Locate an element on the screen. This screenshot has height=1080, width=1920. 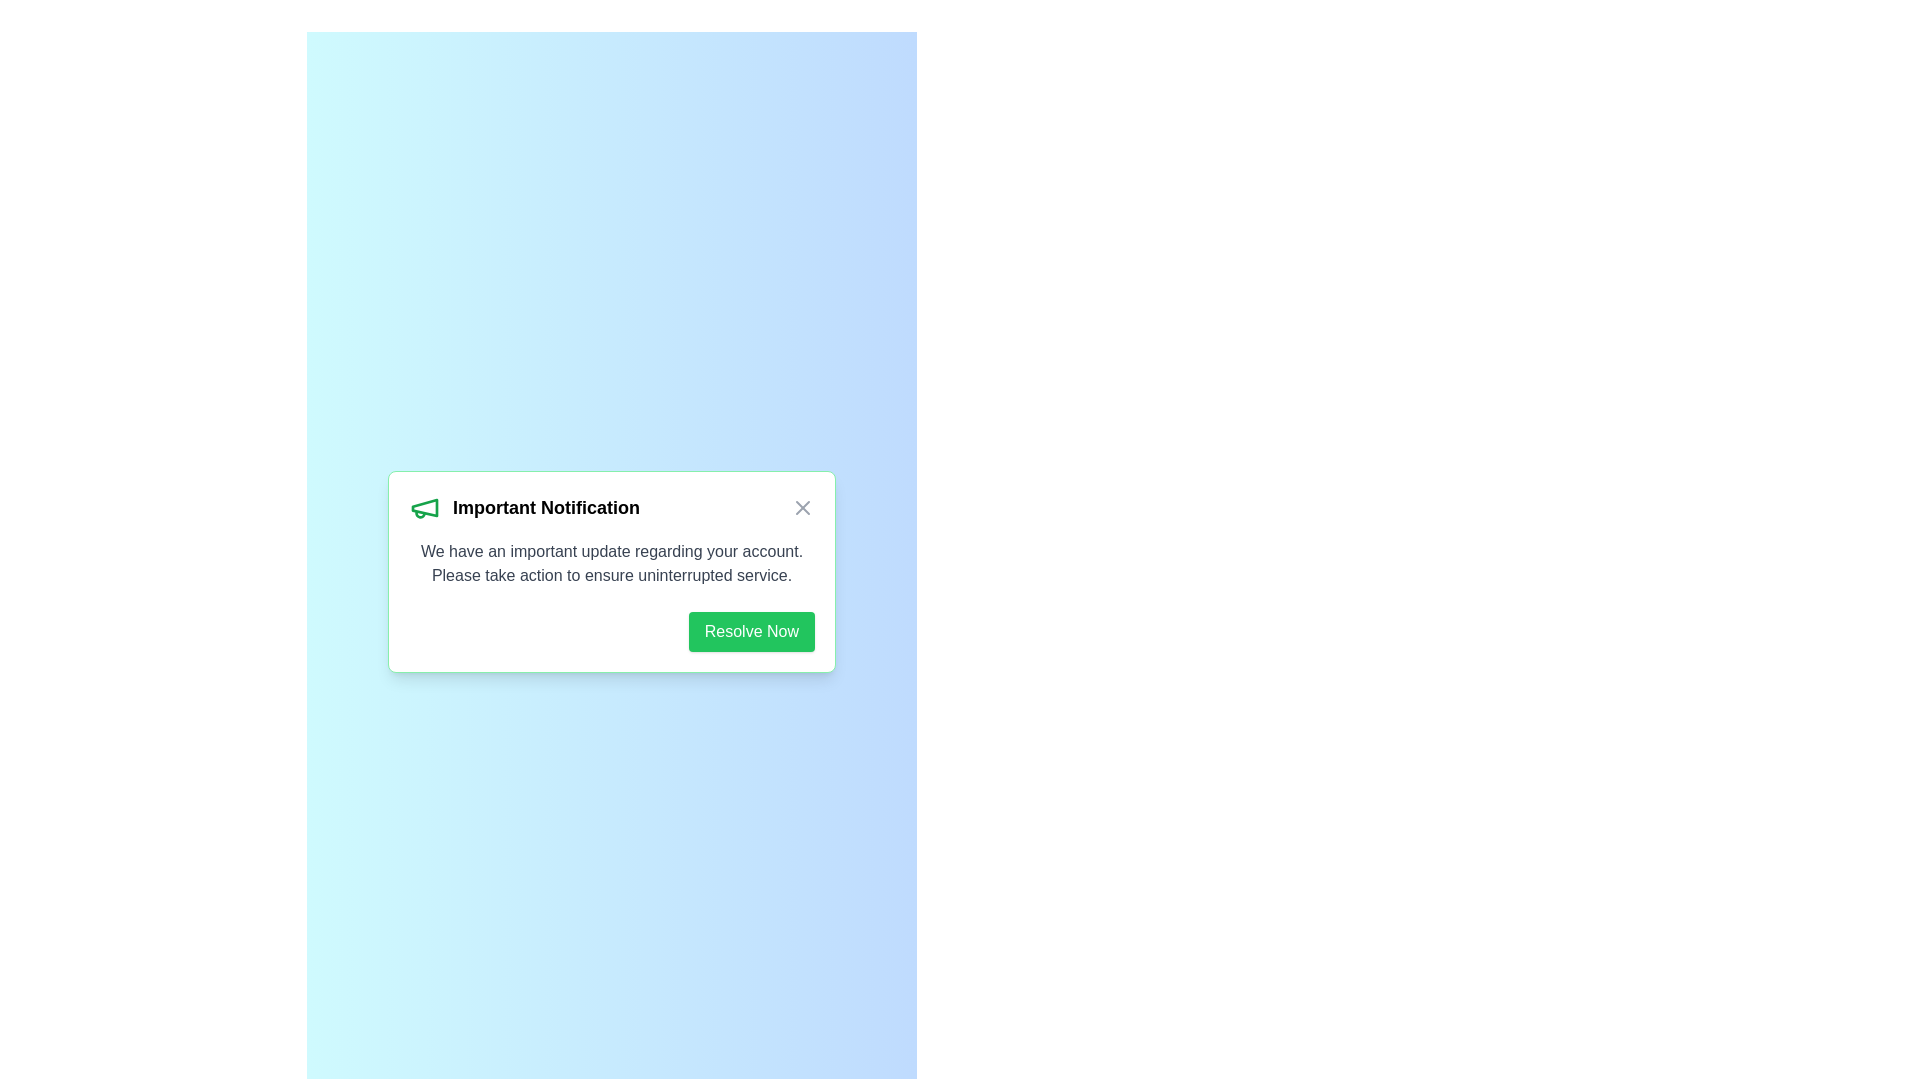
the 'Resolve Now' button to activate the action is located at coordinates (750, 632).